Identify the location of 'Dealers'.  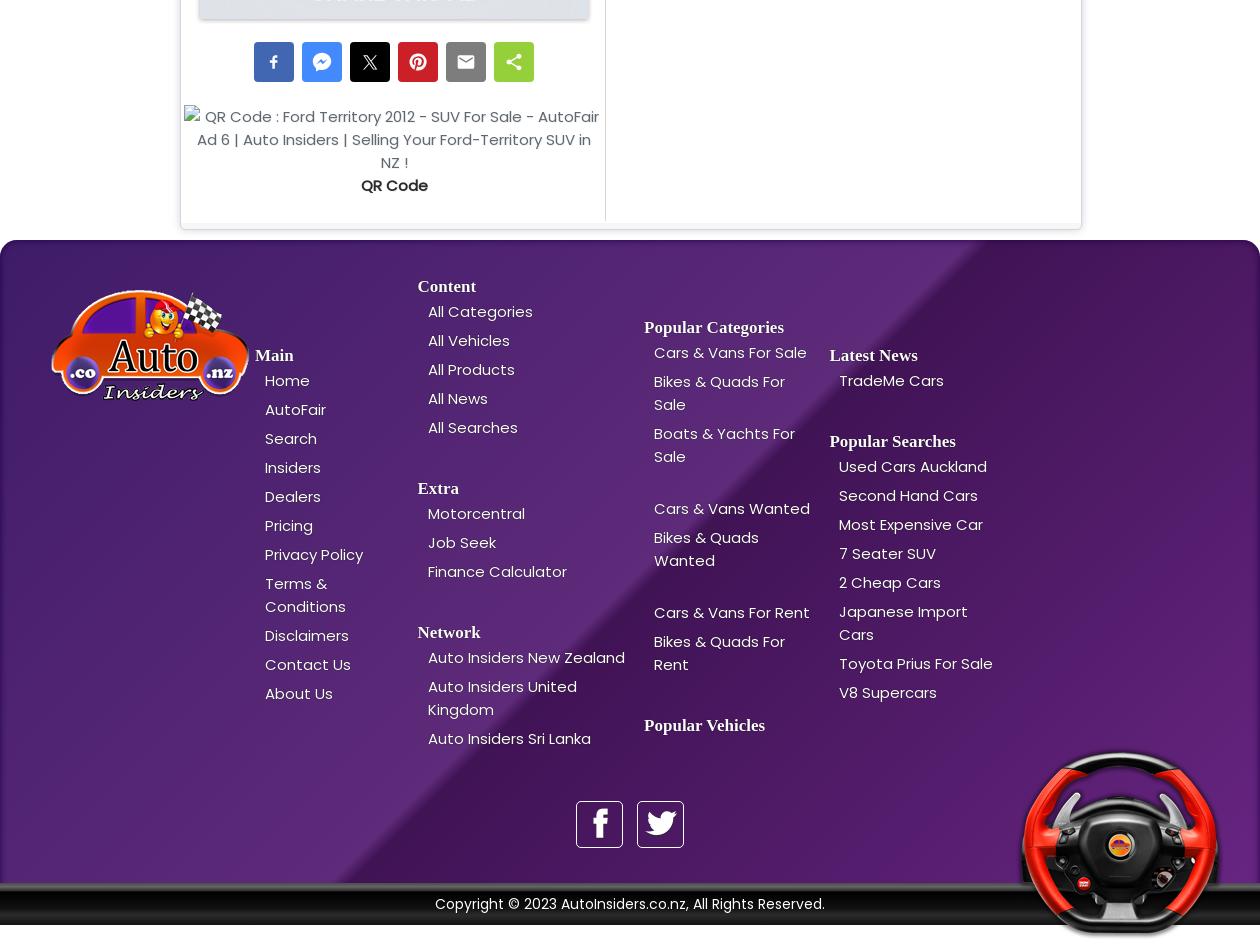
(292, 495).